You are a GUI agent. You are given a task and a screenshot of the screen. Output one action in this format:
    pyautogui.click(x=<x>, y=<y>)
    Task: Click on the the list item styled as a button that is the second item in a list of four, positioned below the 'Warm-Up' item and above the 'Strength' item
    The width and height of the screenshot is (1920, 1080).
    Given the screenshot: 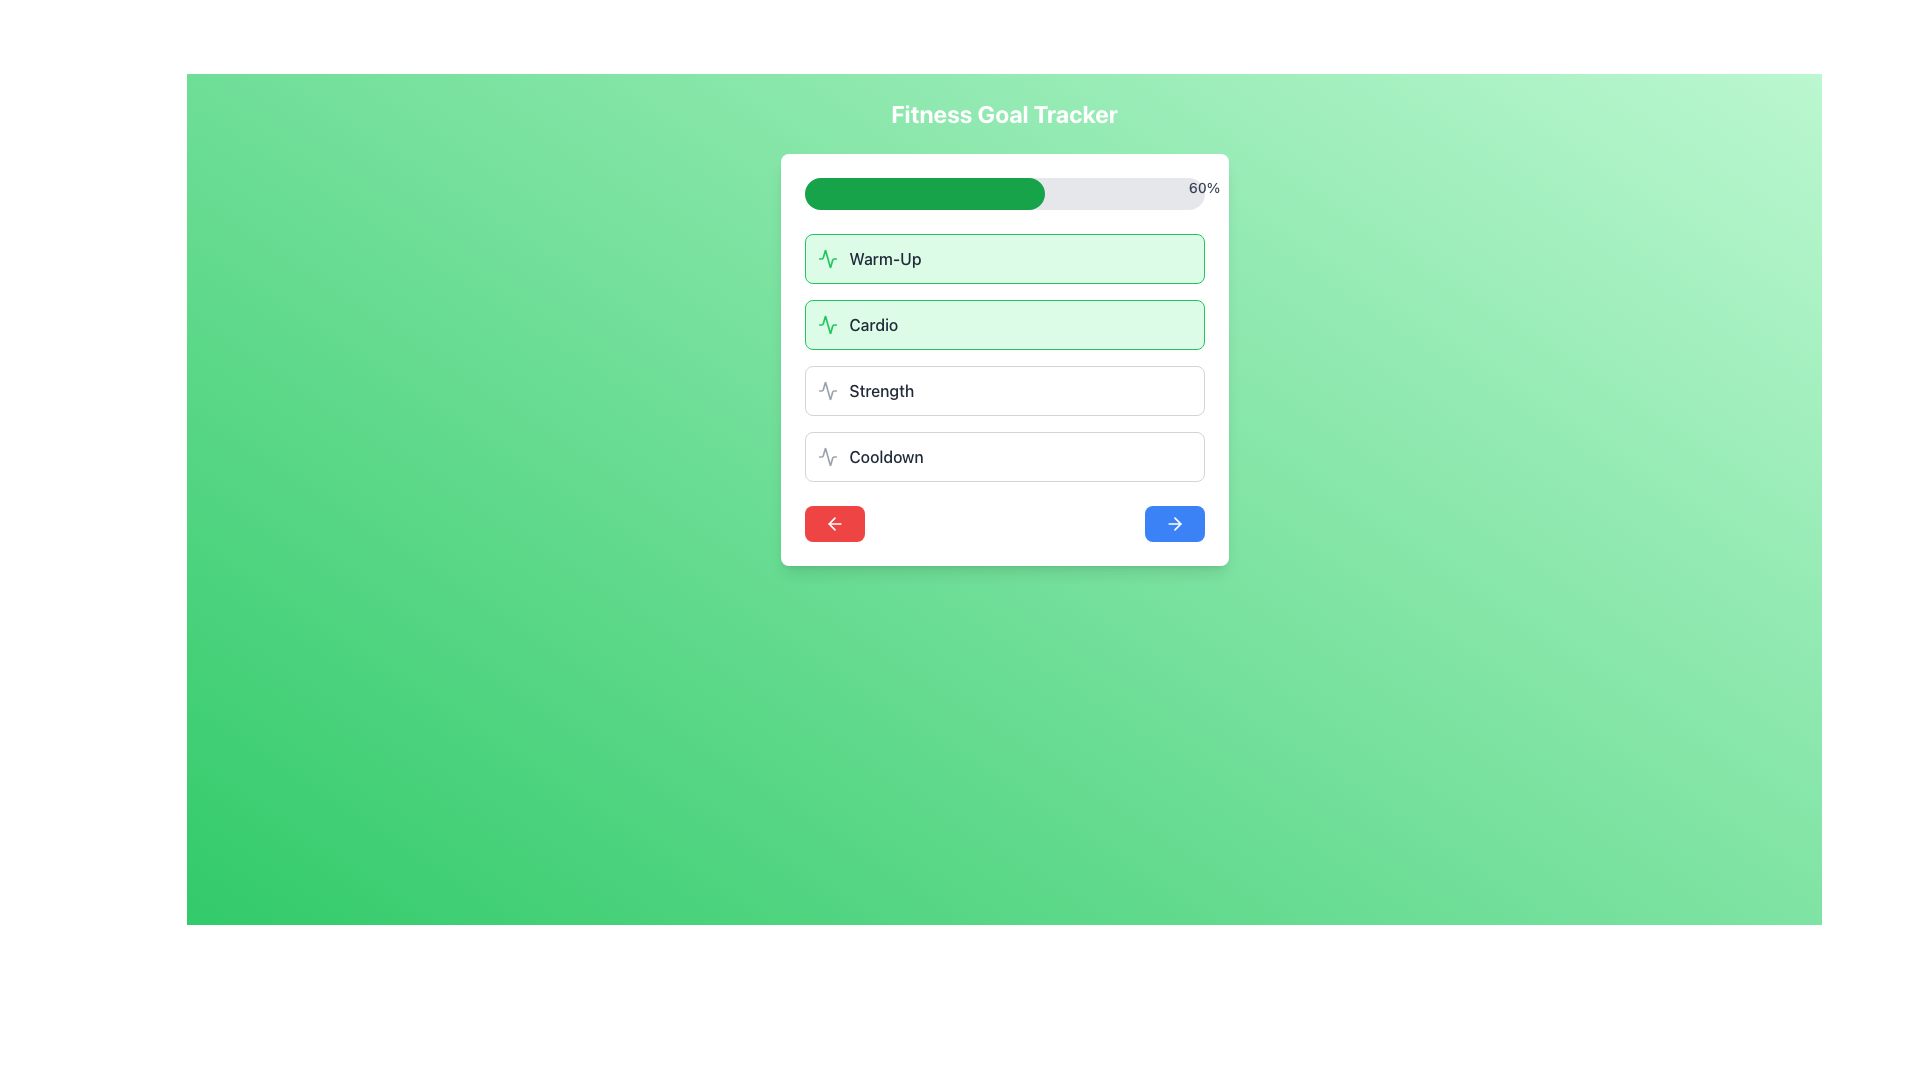 What is the action you would take?
    pyautogui.click(x=1004, y=357)
    